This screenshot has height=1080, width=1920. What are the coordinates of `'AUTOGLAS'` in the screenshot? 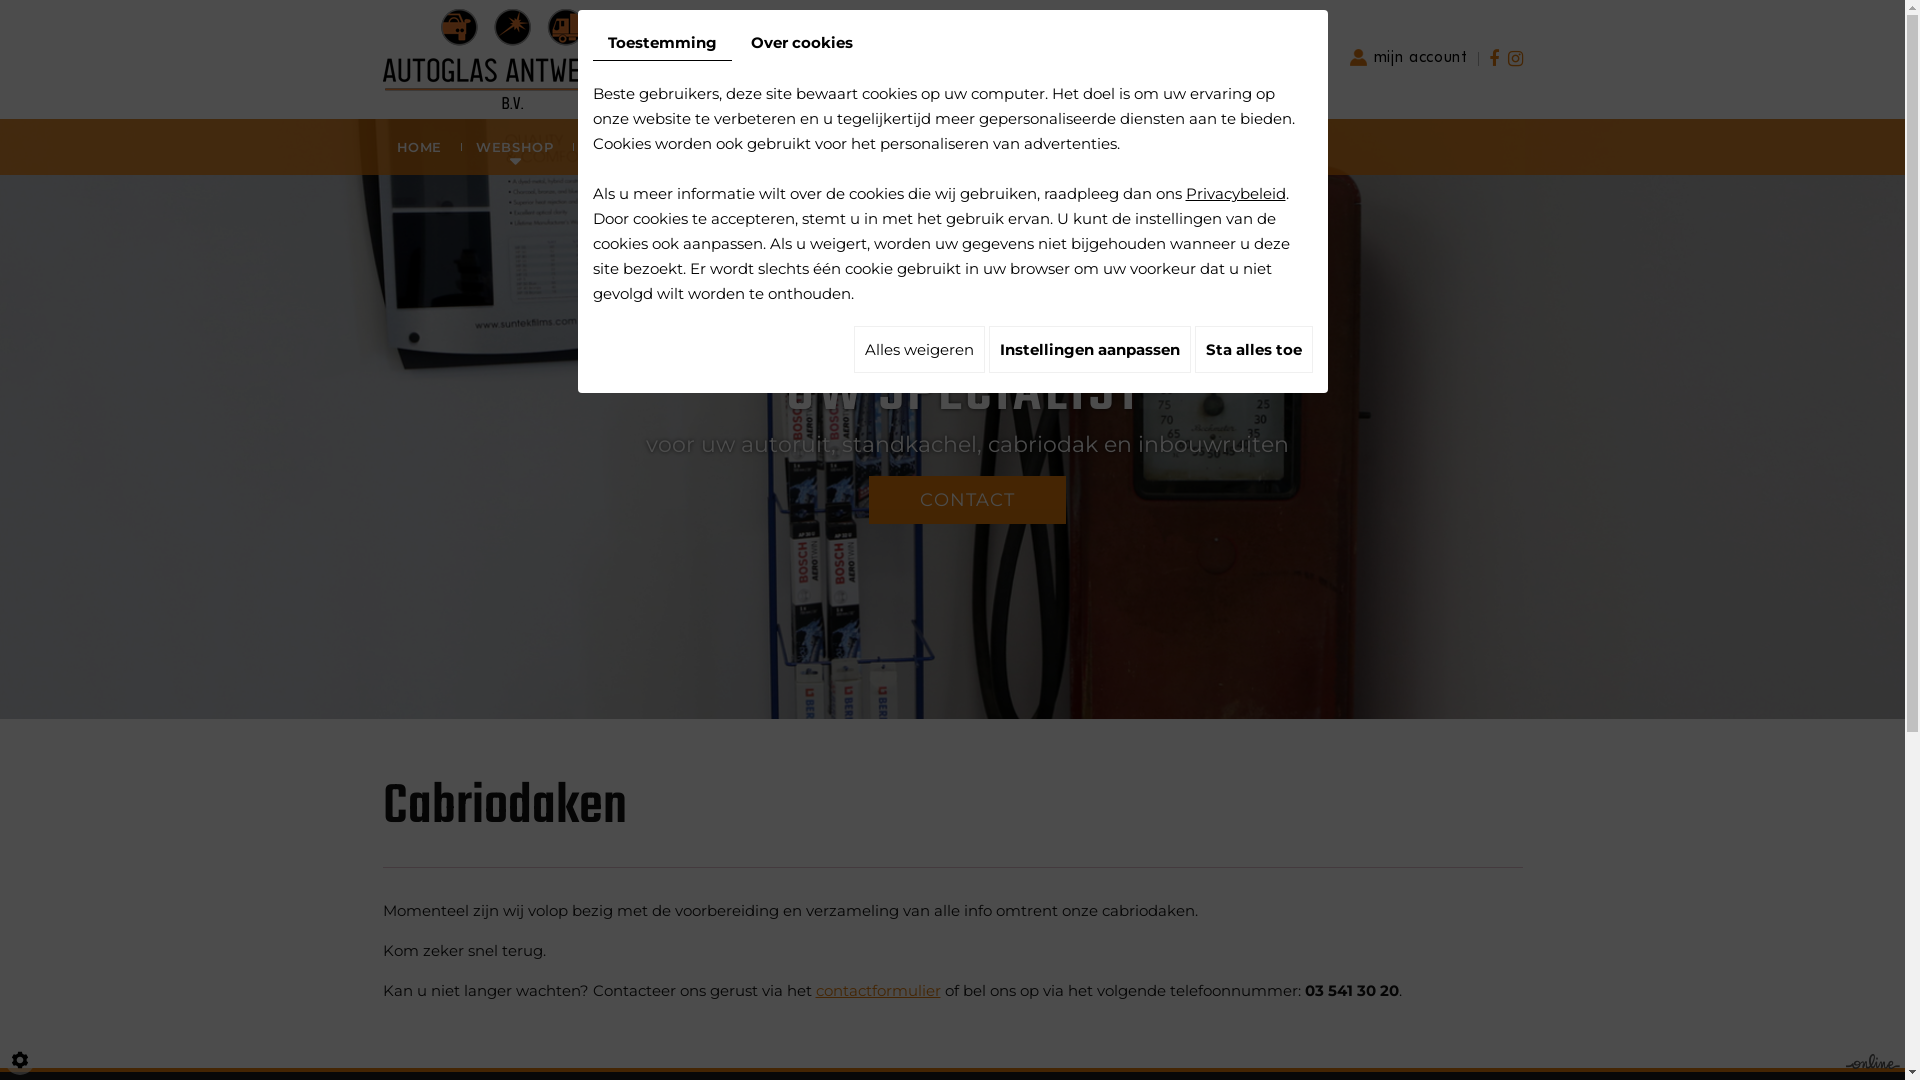 It's located at (627, 145).